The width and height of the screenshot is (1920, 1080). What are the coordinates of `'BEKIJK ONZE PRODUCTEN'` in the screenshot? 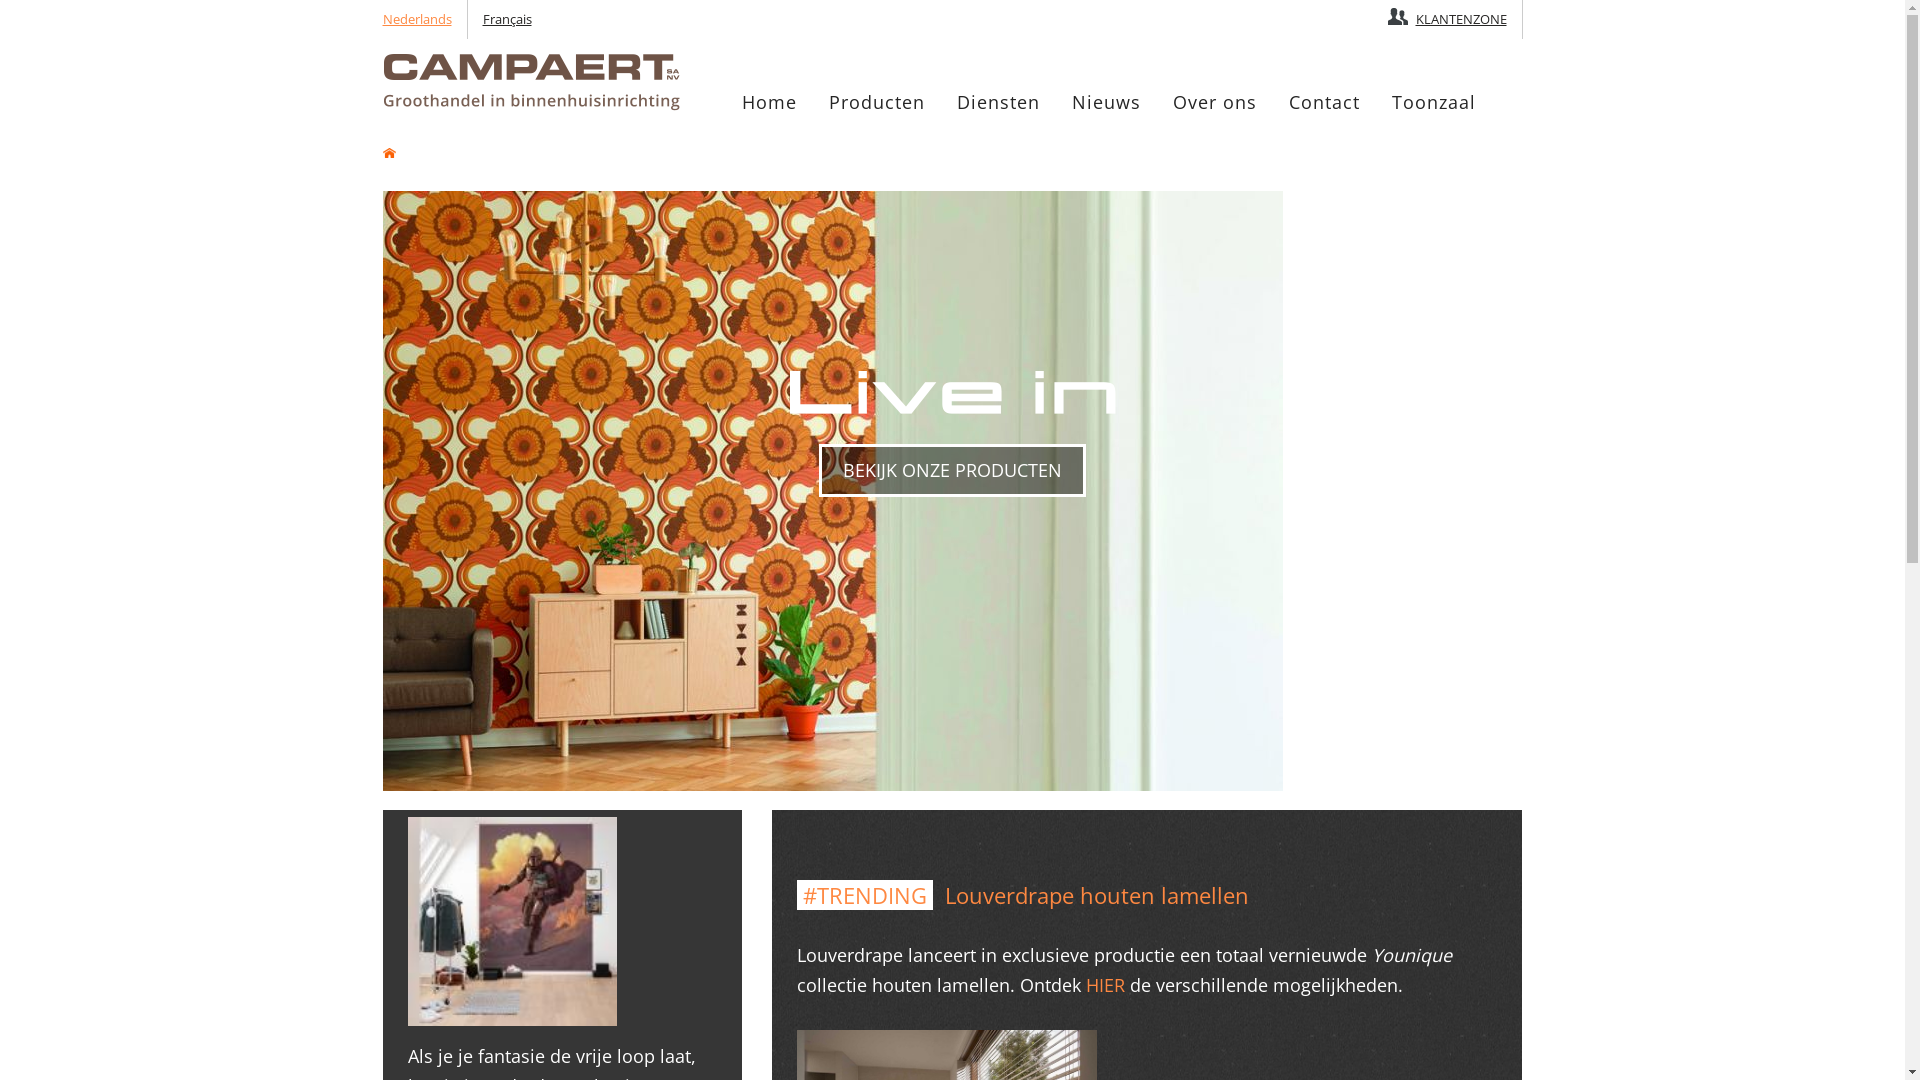 It's located at (951, 470).